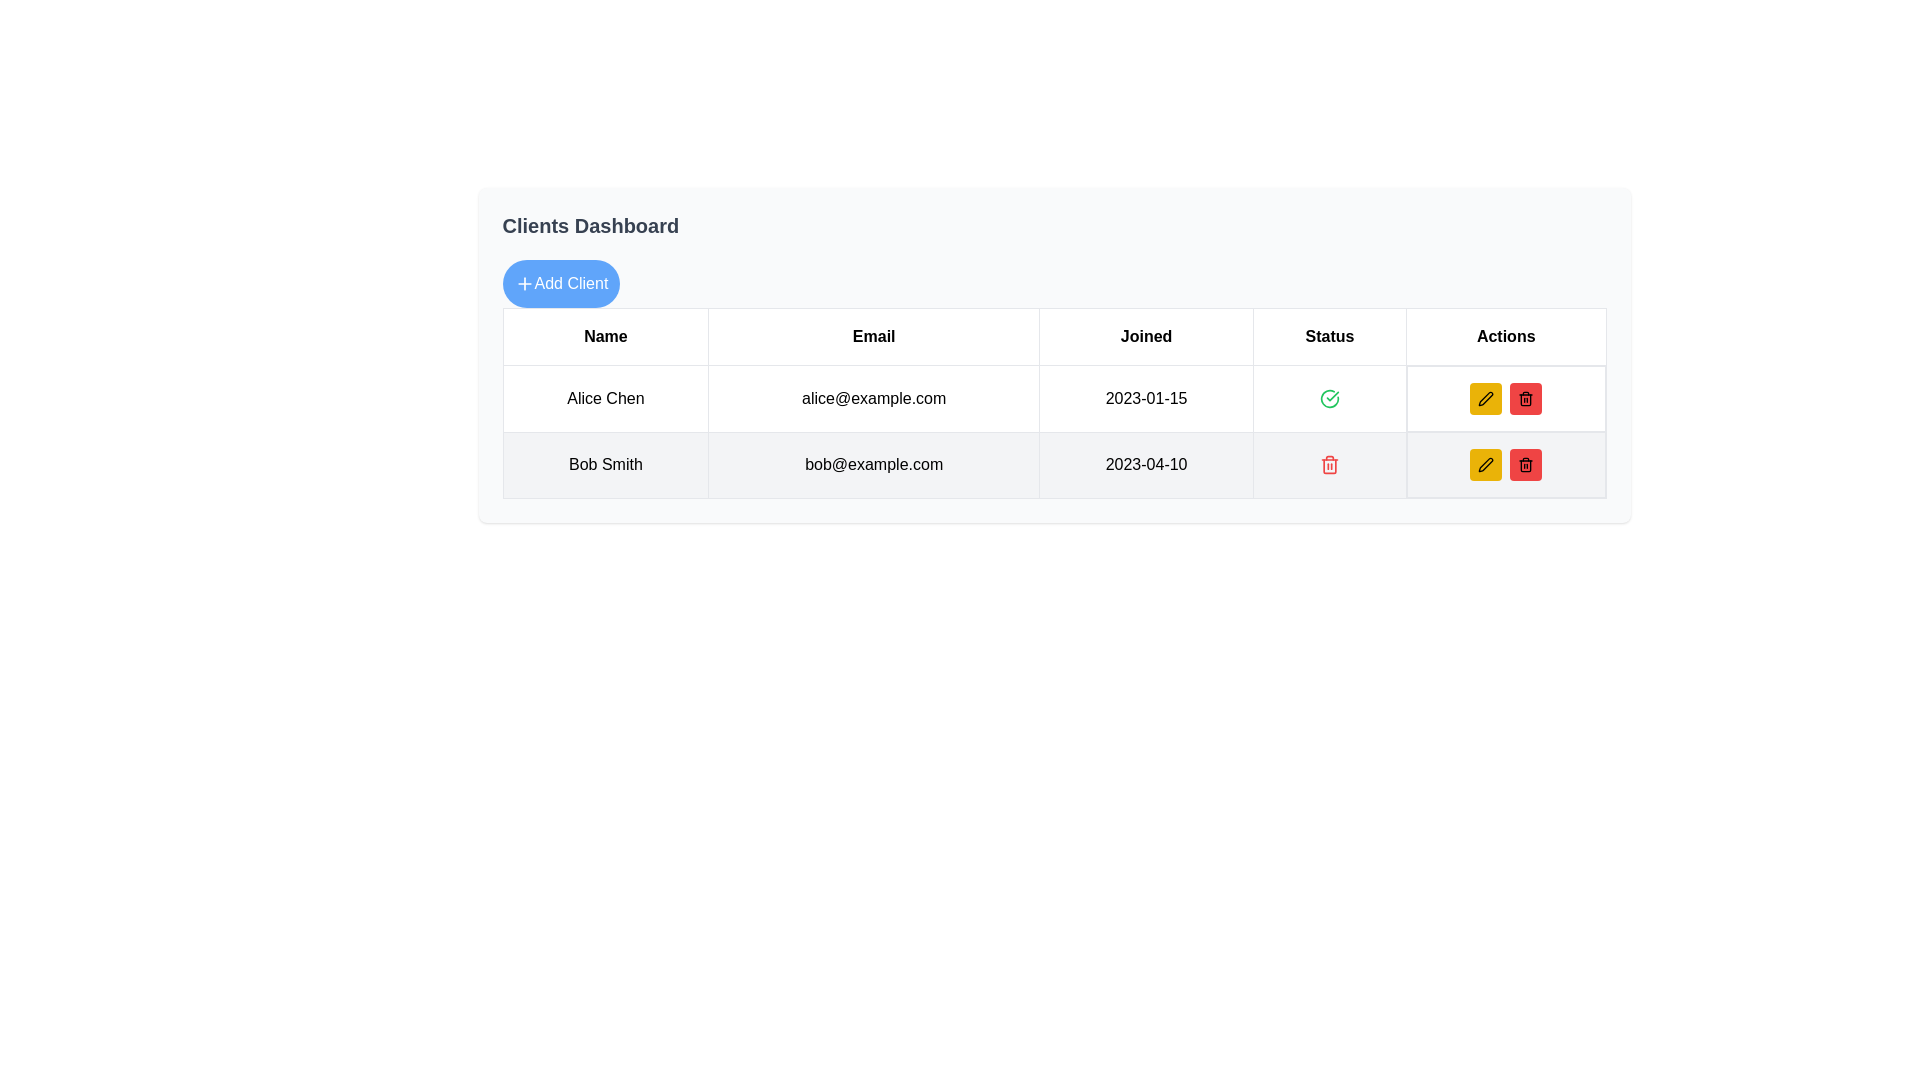 The image size is (1920, 1080). What do you see at coordinates (1525, 398) in the screenshot?
I see `the circular red button with a white trash icon` at bounding box center [1525, 398].